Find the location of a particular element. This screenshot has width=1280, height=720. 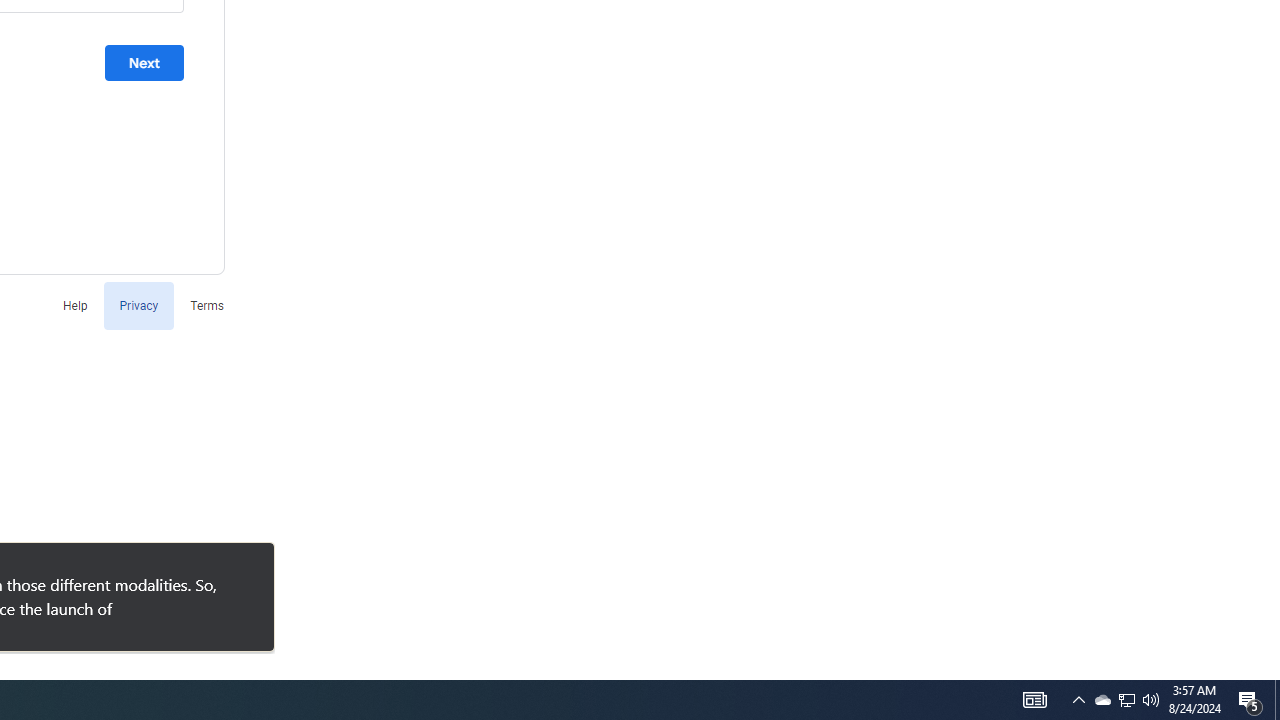

'Terms' is located at coordinates (207, 305).